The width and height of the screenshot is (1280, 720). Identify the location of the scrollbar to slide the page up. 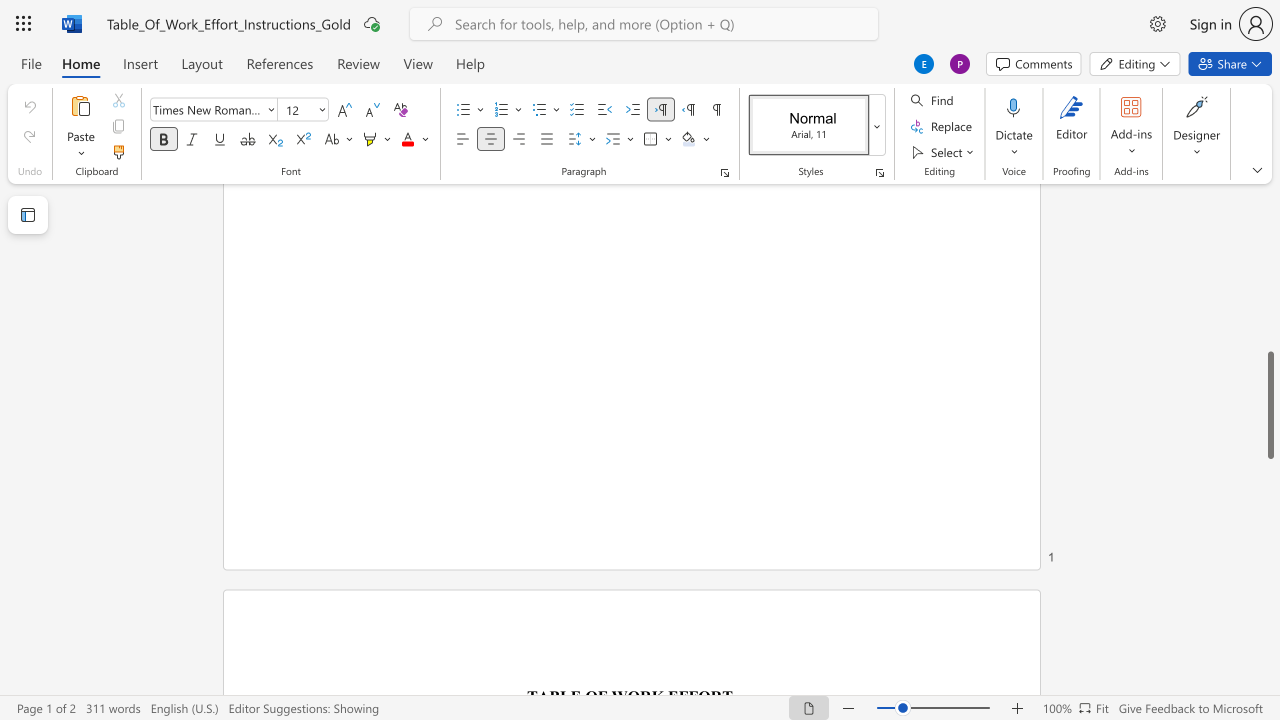
(1269, 328).